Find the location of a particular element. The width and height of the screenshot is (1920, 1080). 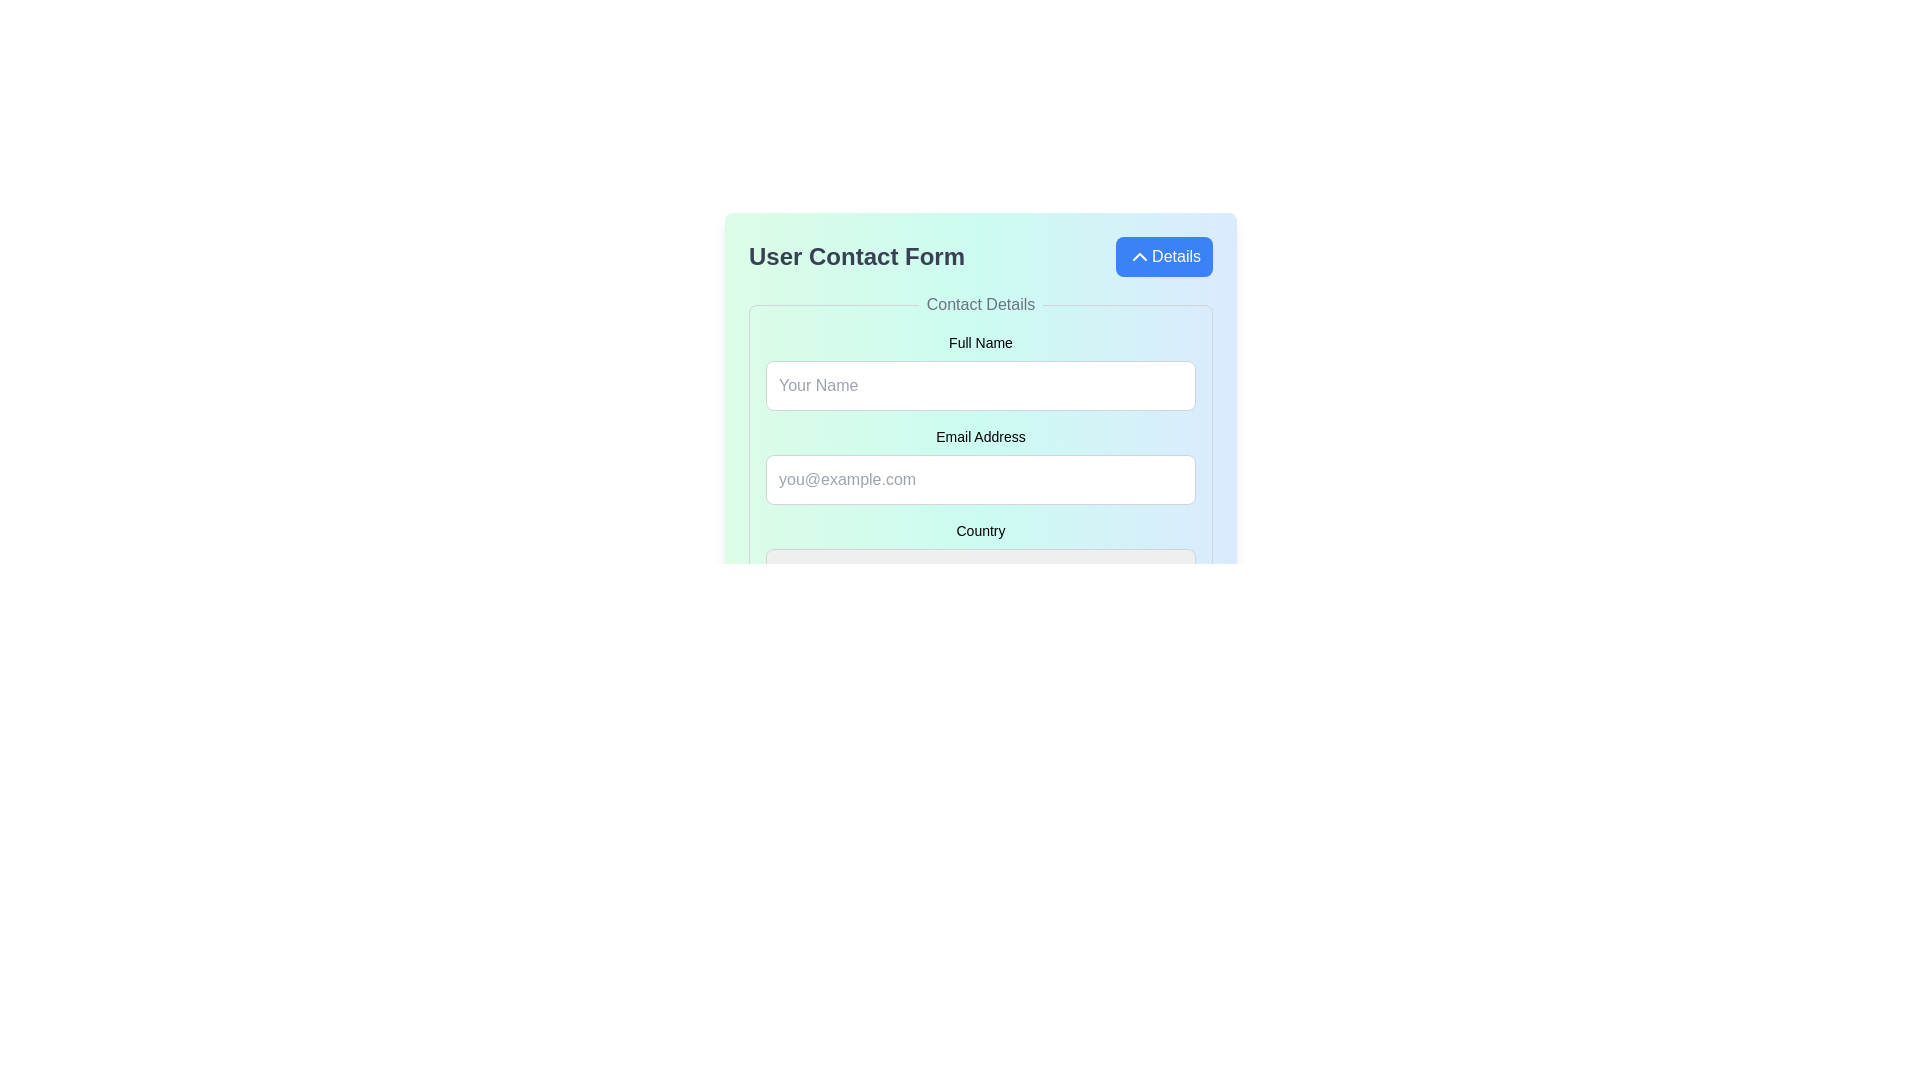

the second input field for email addresses in the 'Contact Details' group to focus on it is located at coordinates (980, 466).